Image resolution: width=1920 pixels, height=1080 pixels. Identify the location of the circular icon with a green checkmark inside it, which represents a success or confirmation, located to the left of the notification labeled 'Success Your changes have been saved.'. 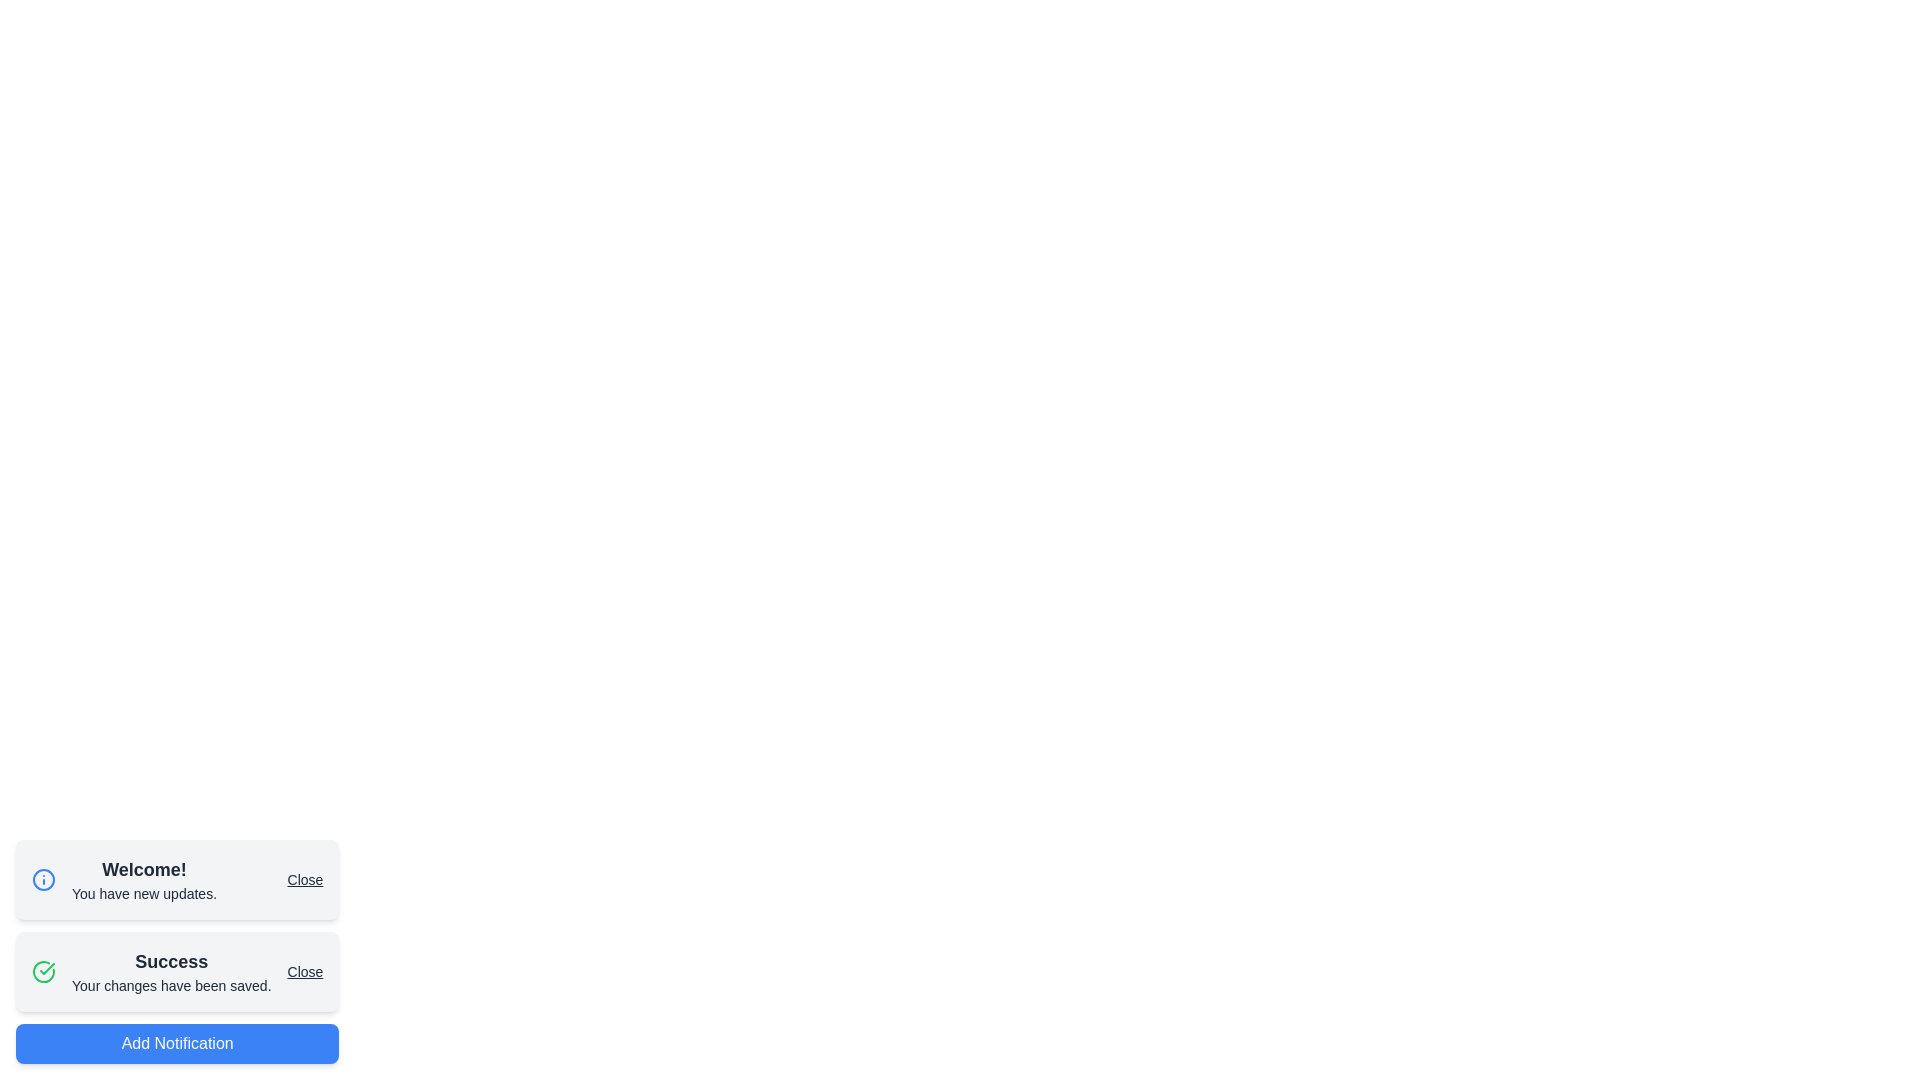
(43, 971).